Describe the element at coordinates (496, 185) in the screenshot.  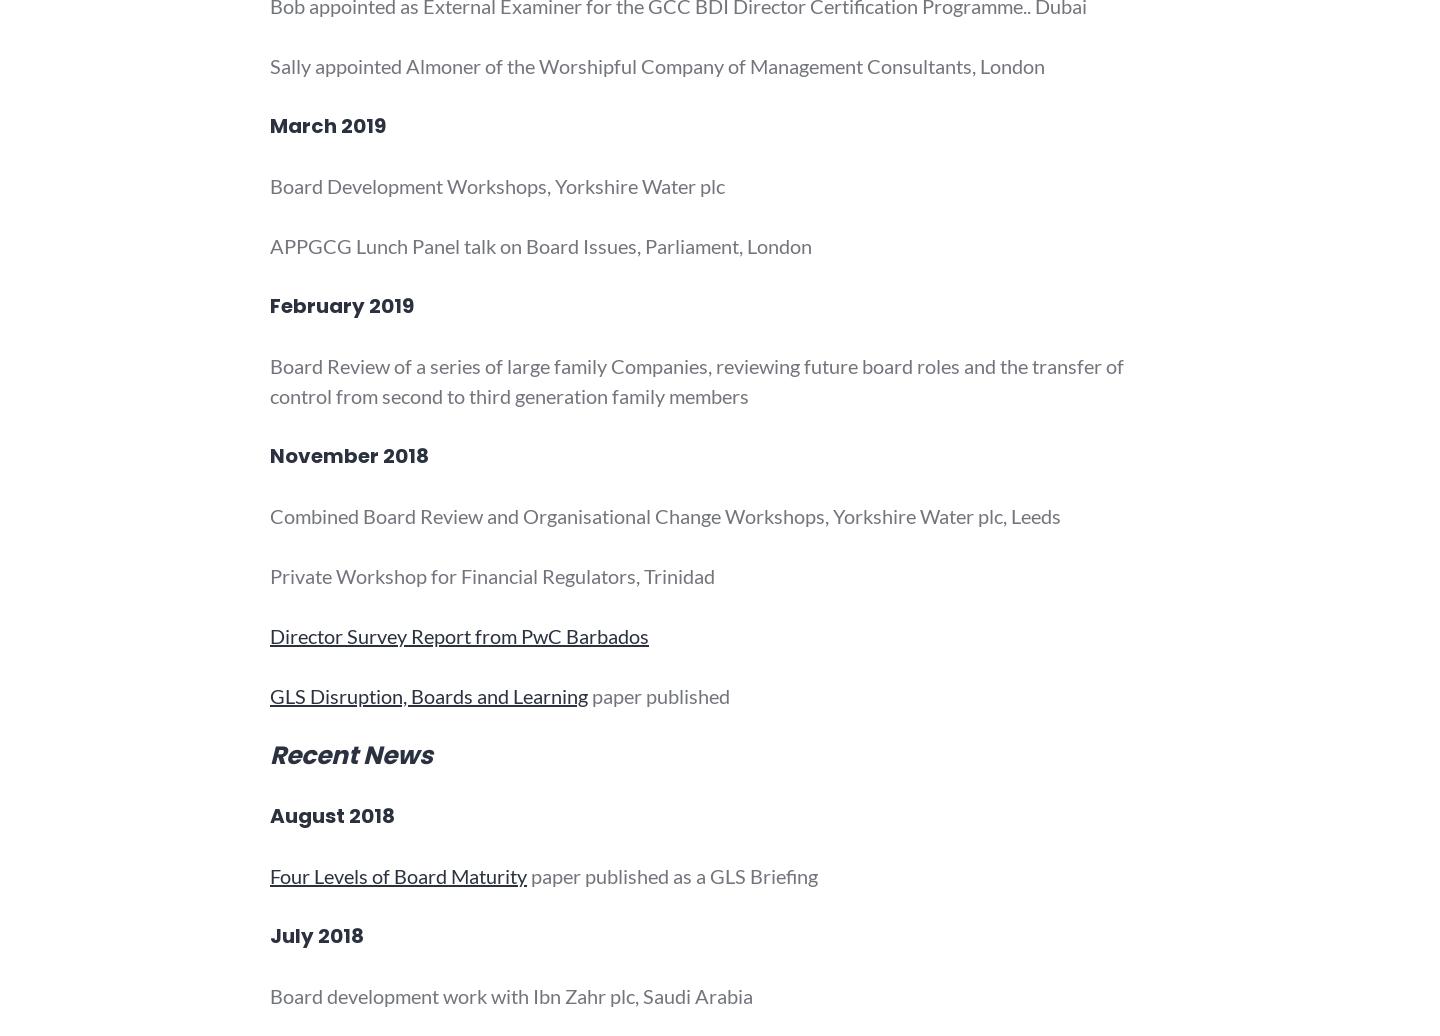
I see `'Board Development Workshops, Yorkshire Water plc'` at that location.